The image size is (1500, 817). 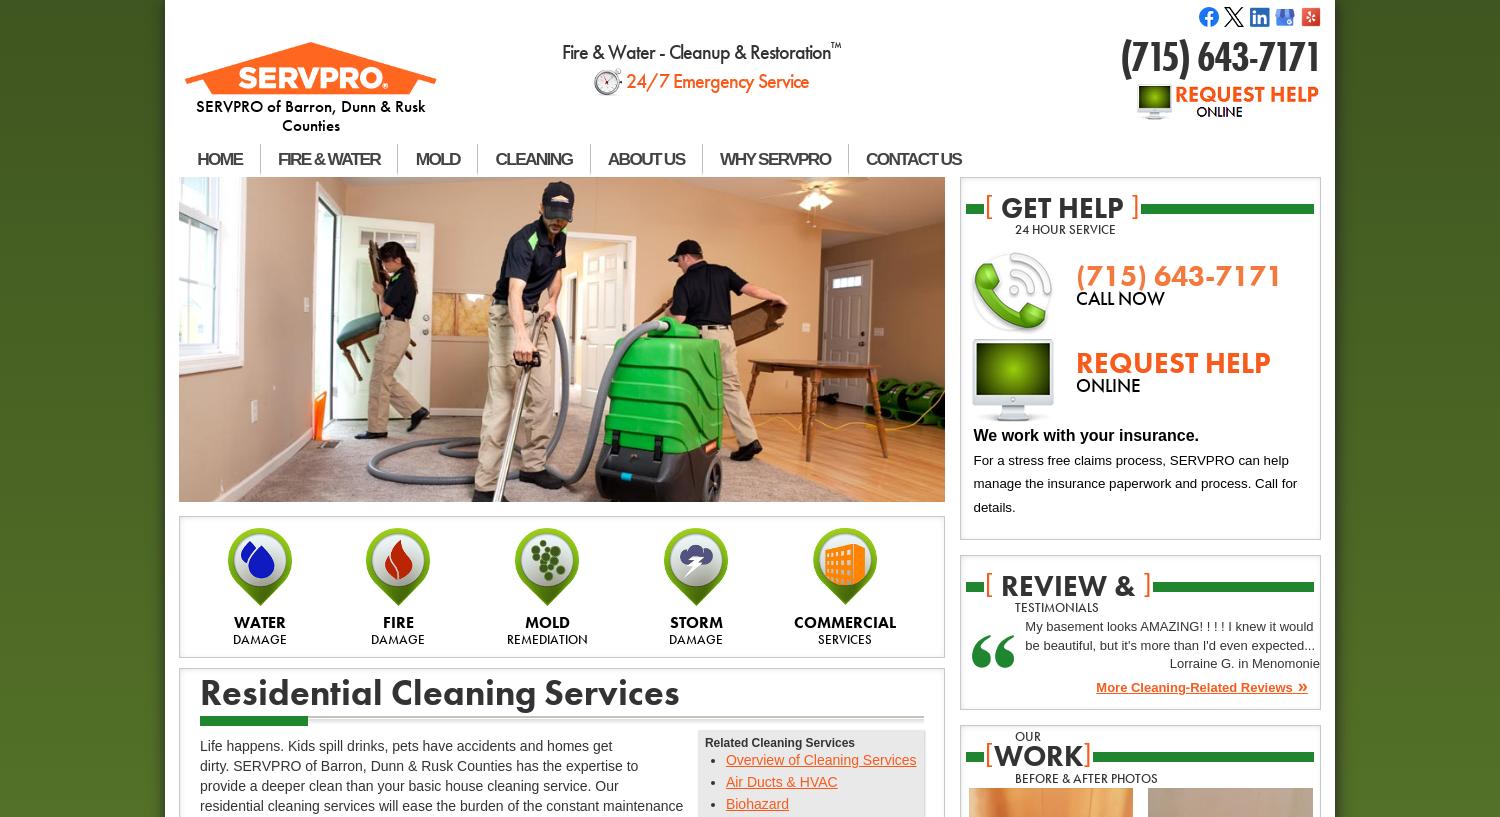 I want to click on 'work', so click(x=1037, y=754).